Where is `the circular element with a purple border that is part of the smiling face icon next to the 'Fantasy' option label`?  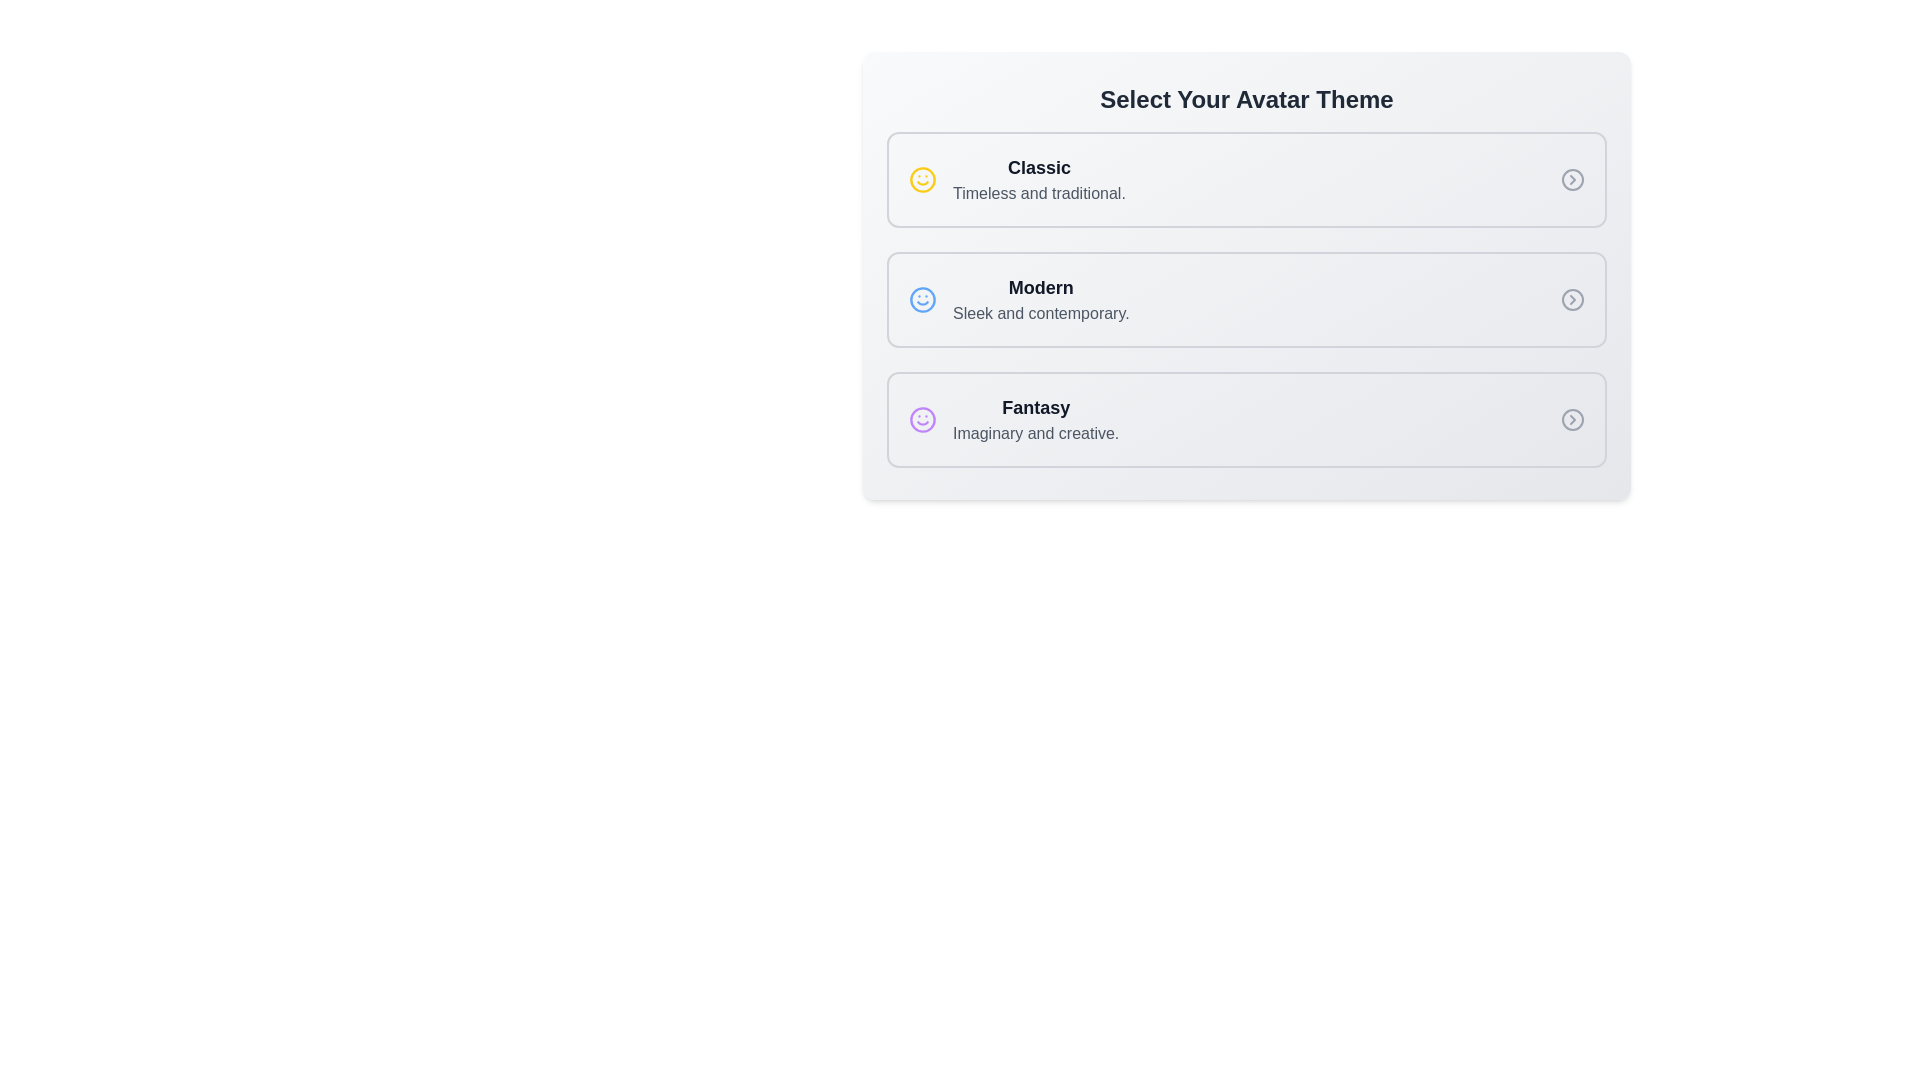 the circular element with a purple border that is part of the smiling face icon next to the 'Fantasy' option label is located at coordinates (921, 419).